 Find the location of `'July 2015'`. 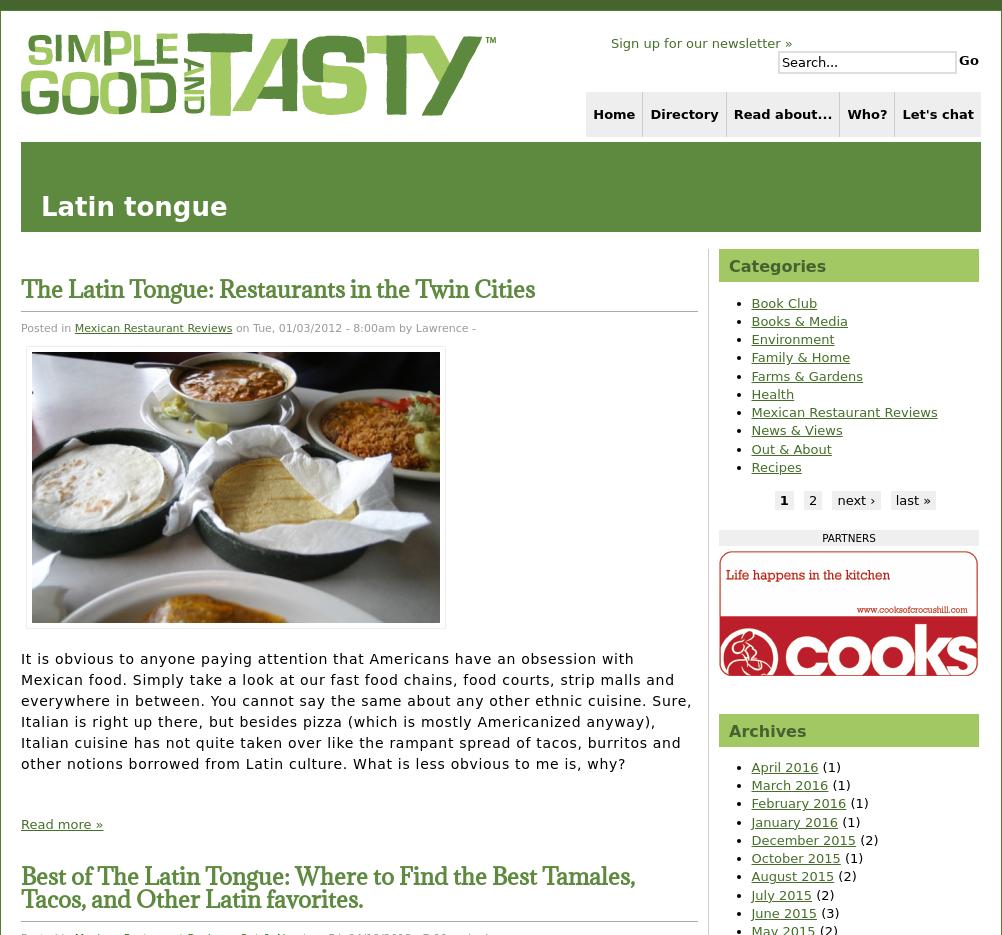

'July 2015' is located at coordinates (750, 894).